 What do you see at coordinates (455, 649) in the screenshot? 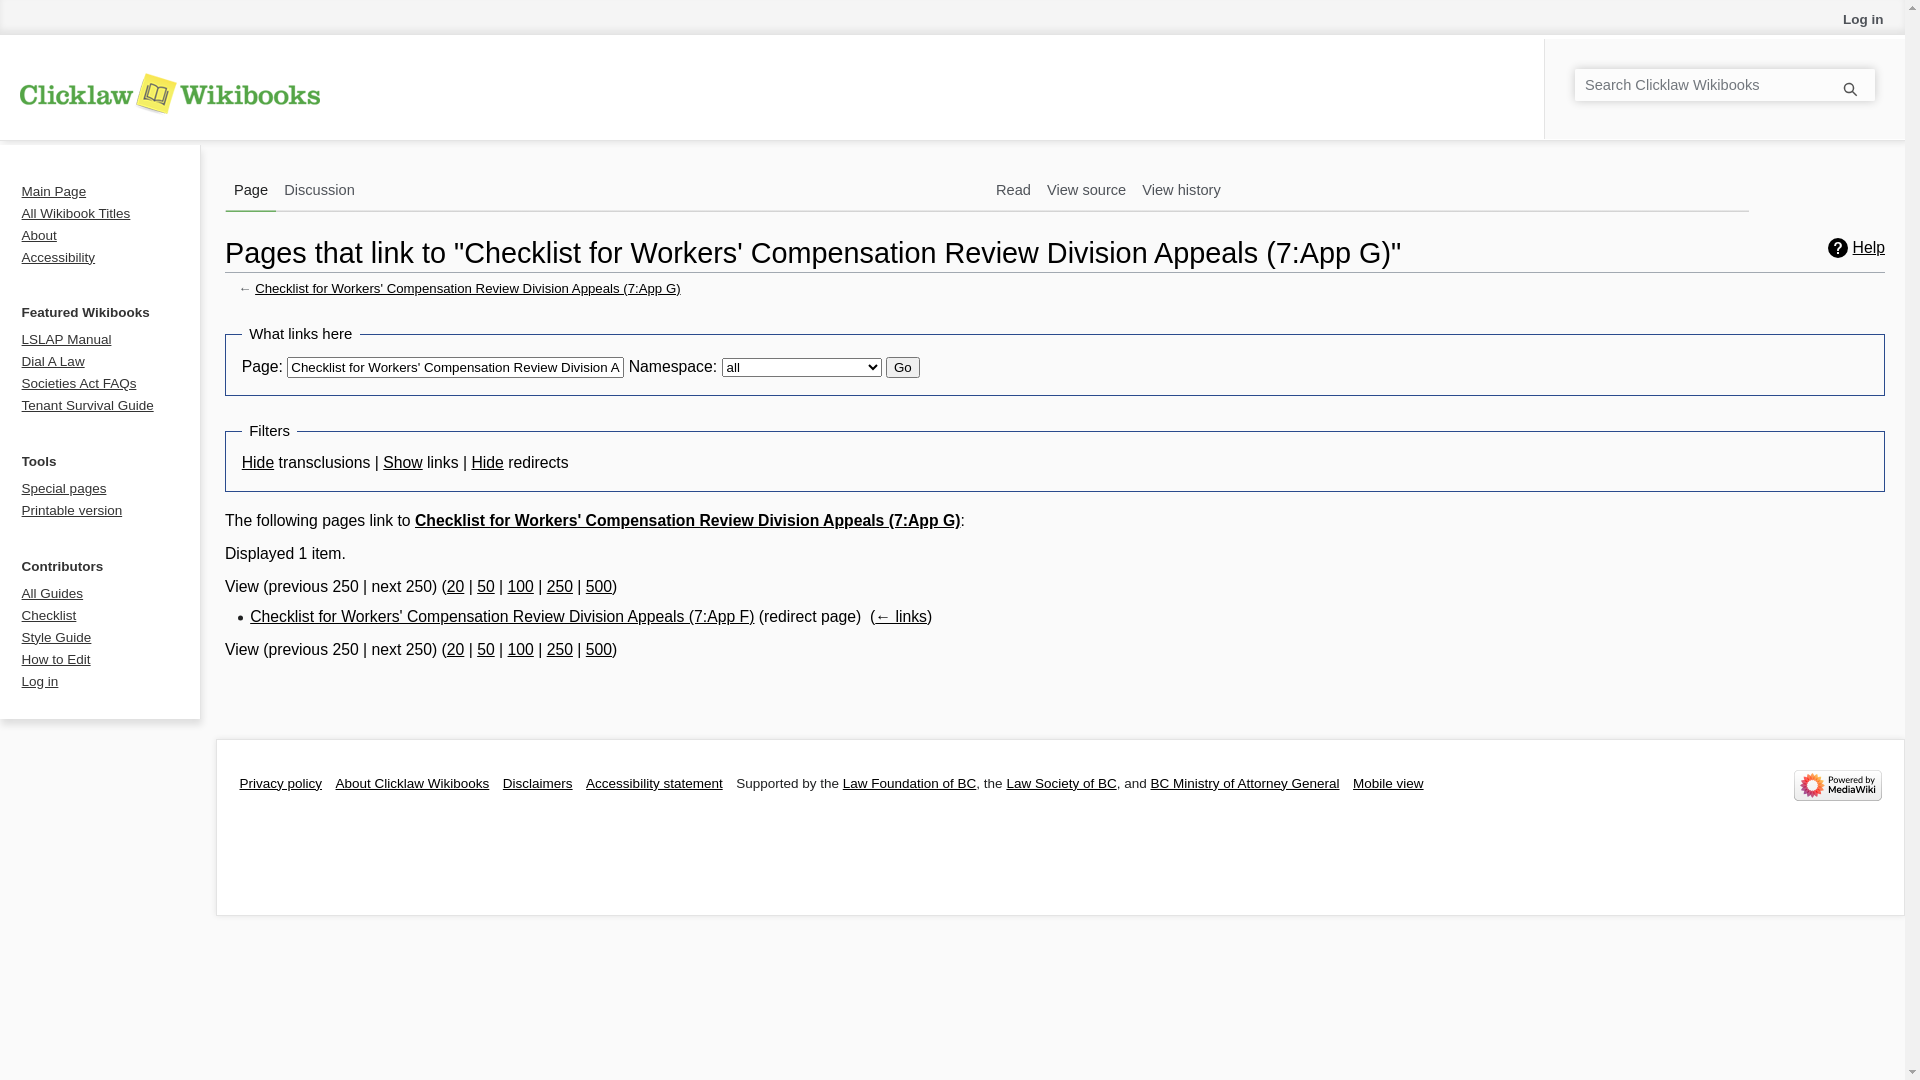
I see `'20'` at bounding box center [455, 649].